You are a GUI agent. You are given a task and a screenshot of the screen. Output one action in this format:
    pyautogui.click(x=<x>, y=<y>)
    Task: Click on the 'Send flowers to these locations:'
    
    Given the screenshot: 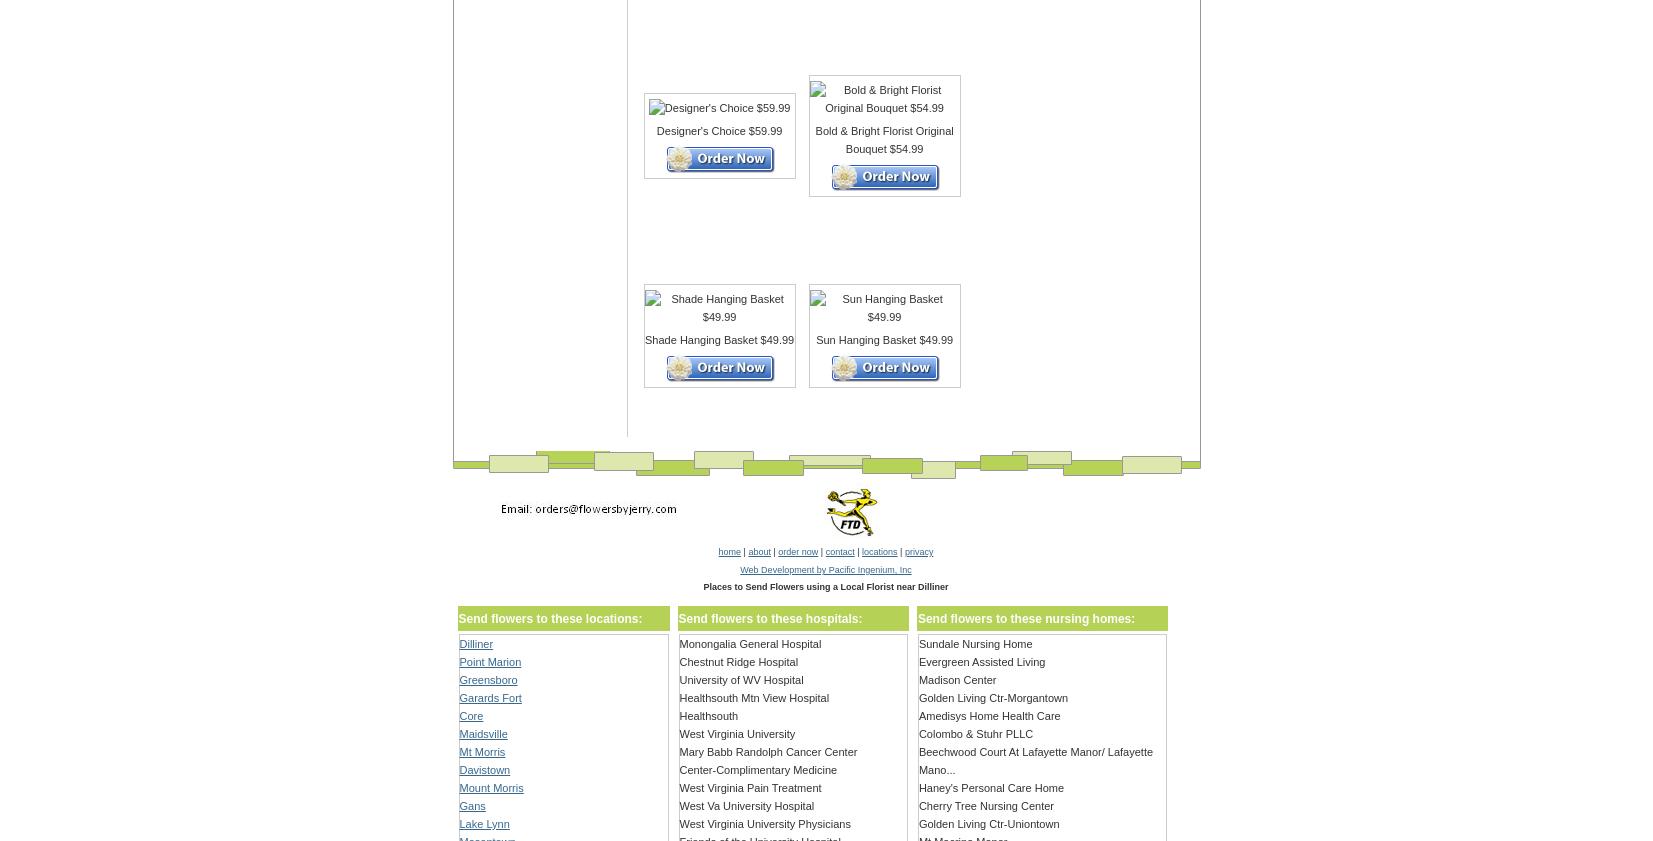 What is the action you would take?
    pyautogui.click(x=548, y=617)
    